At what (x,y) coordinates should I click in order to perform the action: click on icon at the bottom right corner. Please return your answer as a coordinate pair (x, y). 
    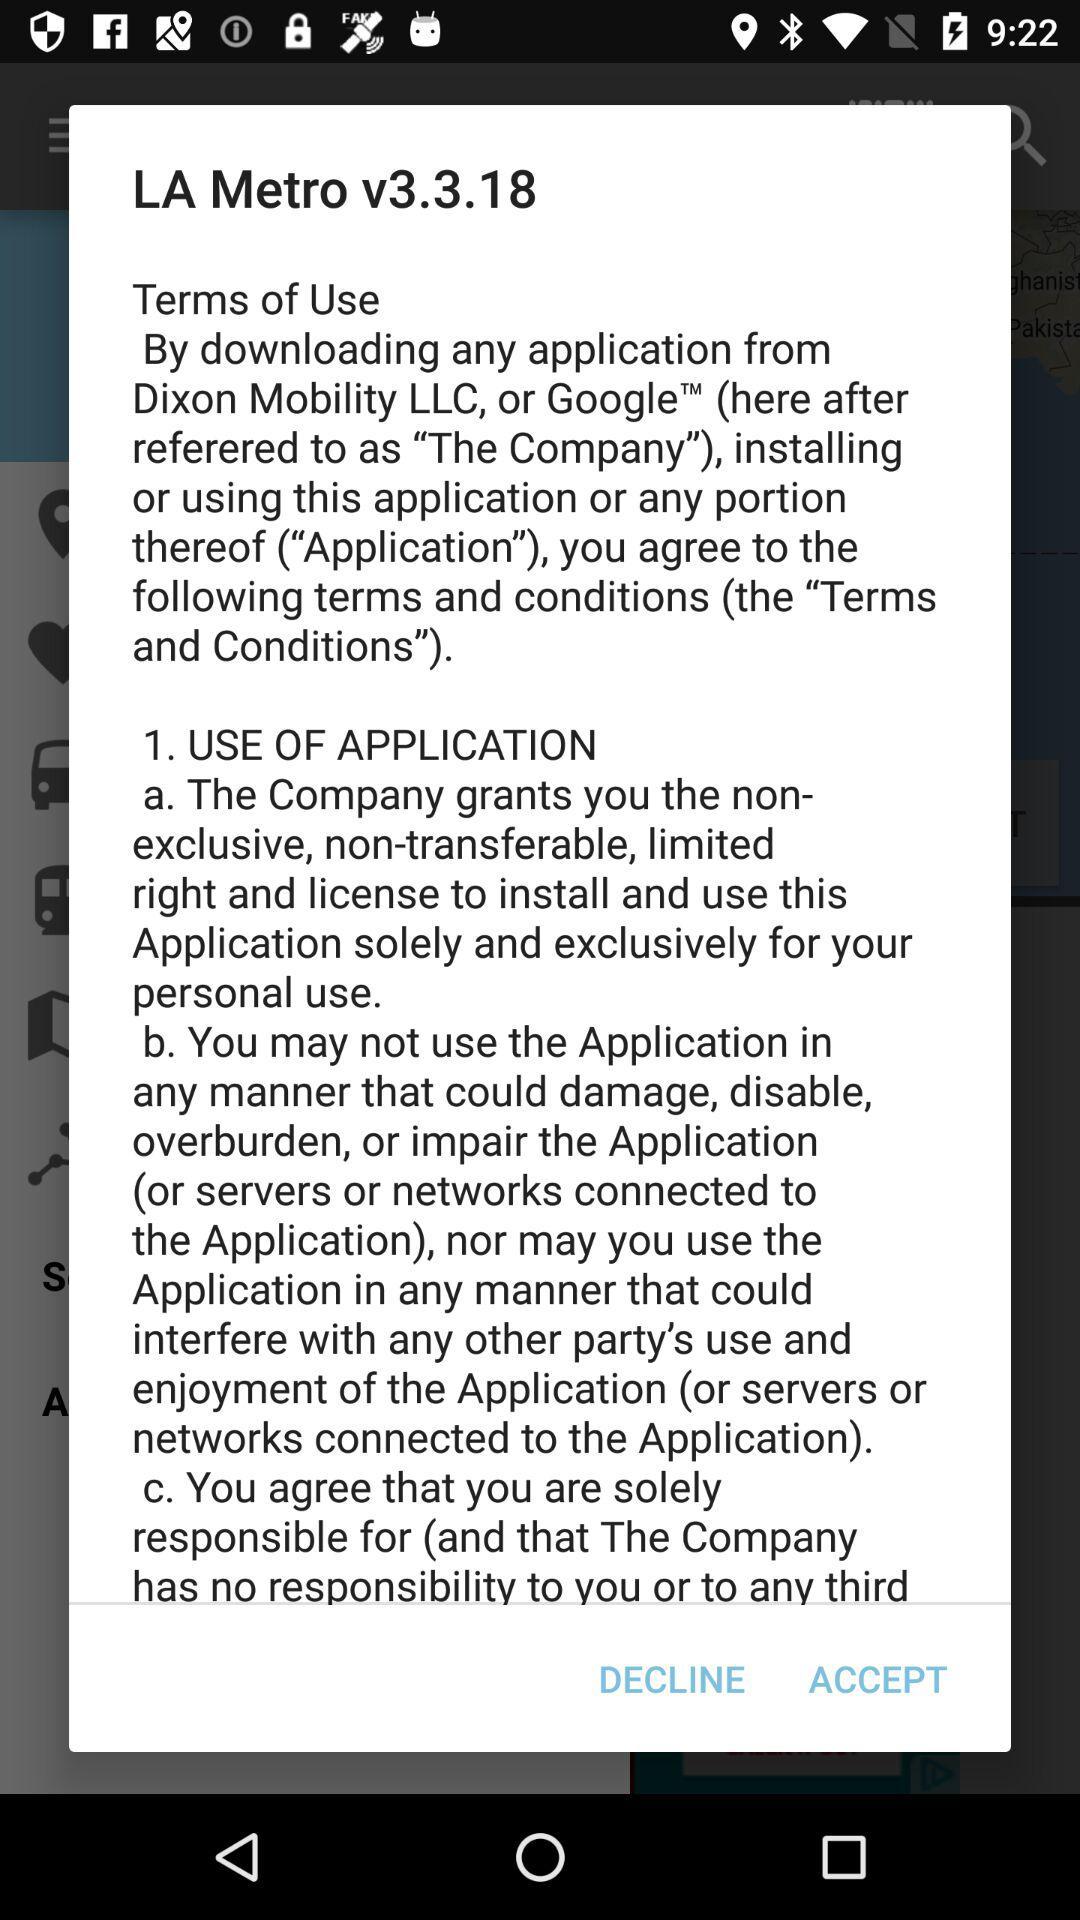
    Looking at the image, I should click on (877, 1678).